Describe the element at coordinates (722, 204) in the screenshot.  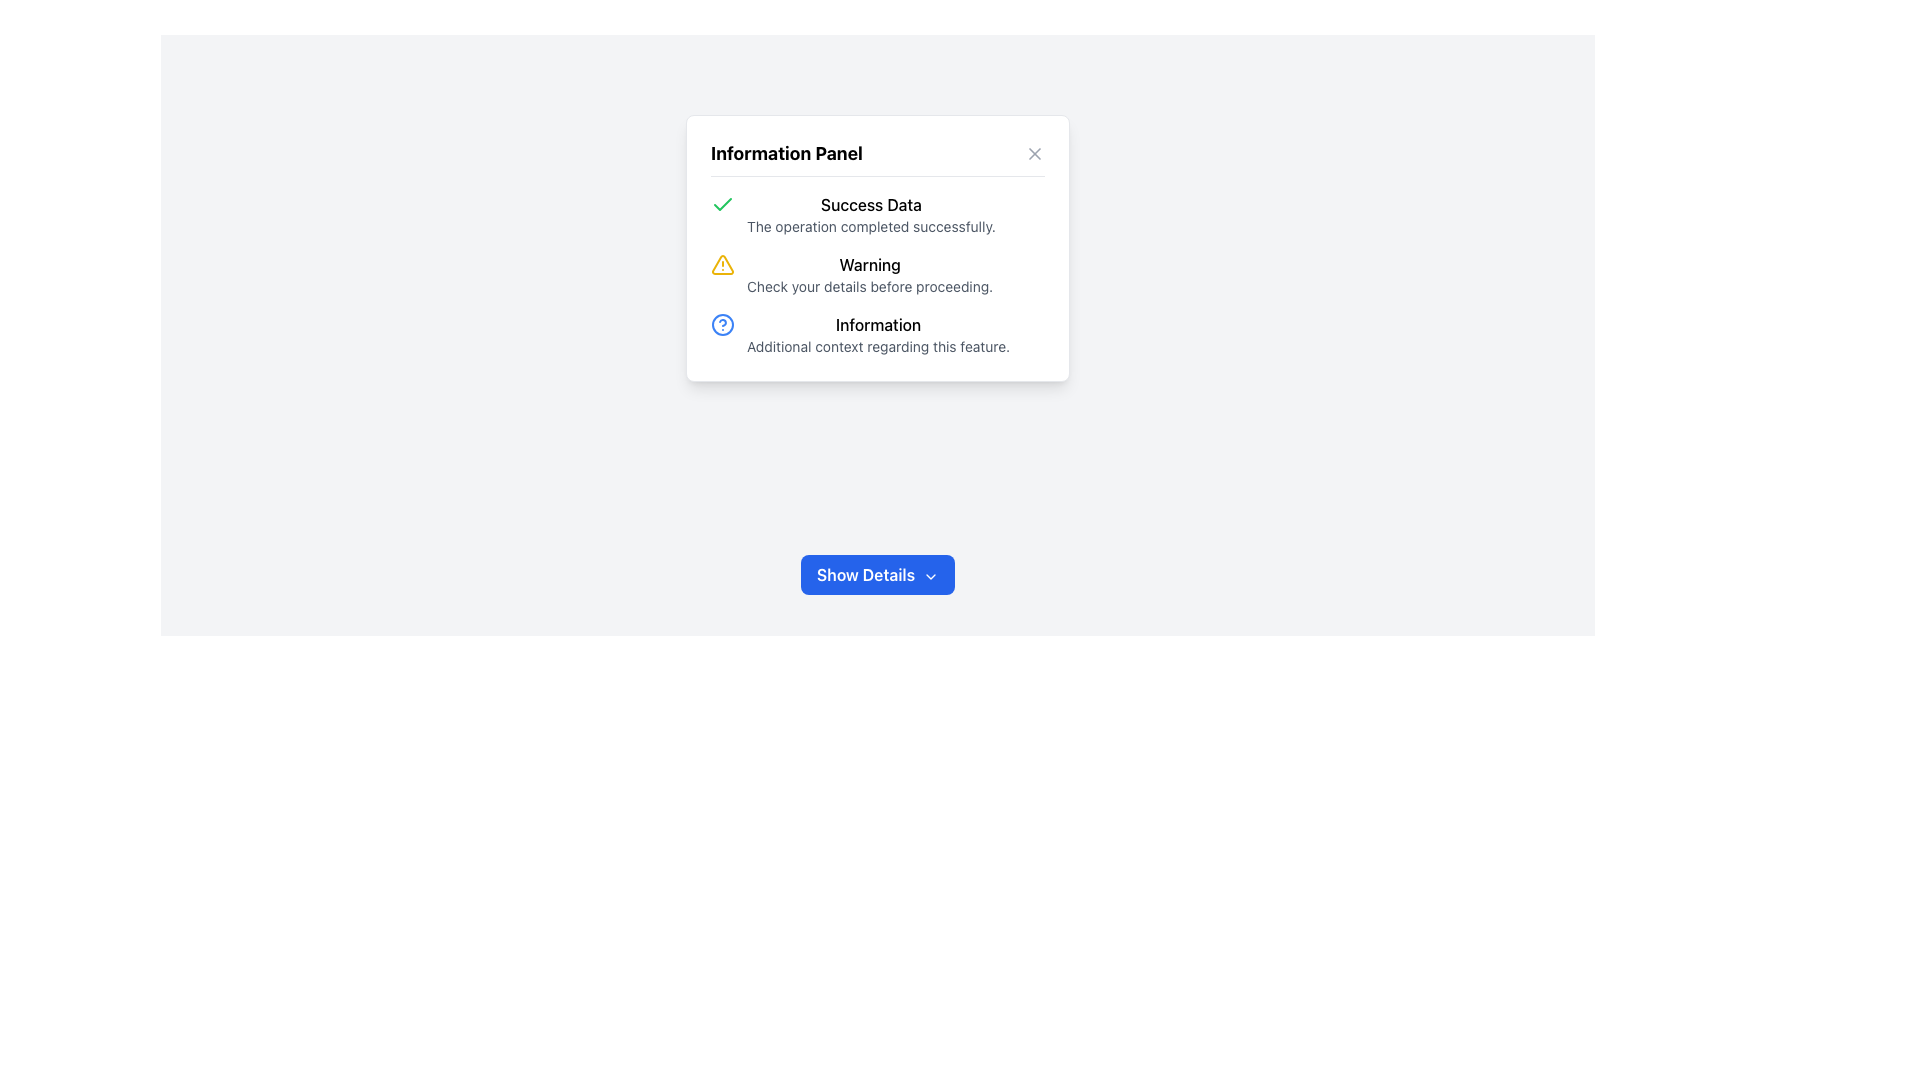
I see `the green checkmark icon located to the left of the 'Success Data' label in the 'Information Panel' dialog box` at that location.